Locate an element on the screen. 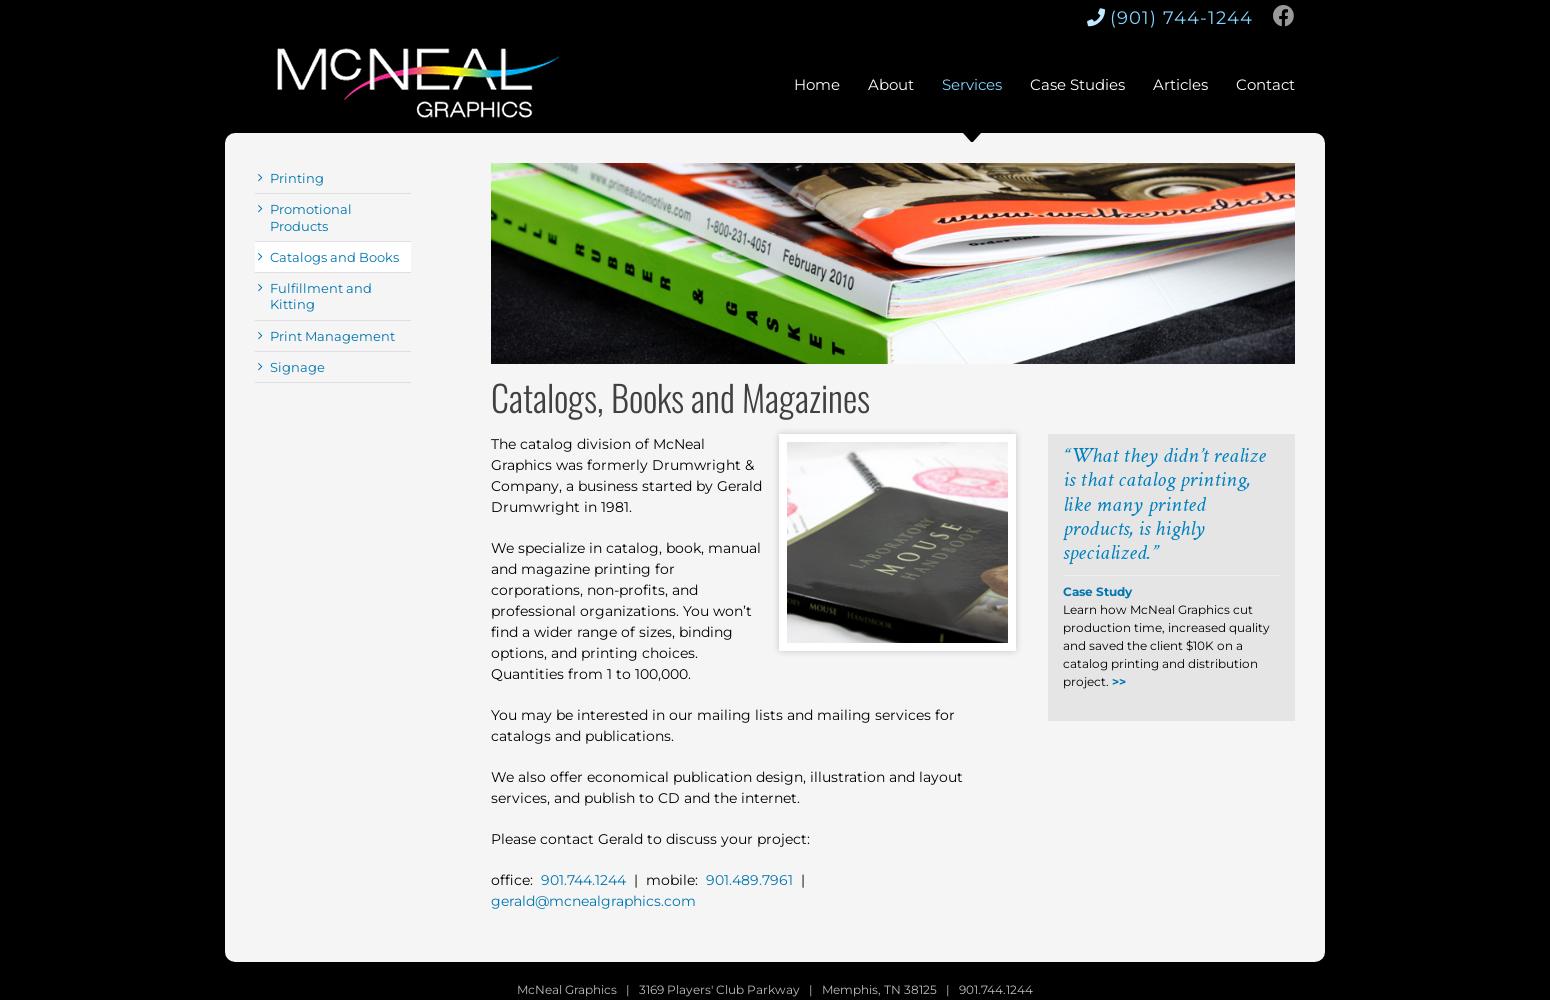  'Print Management' is located at coordinates (331, 334).